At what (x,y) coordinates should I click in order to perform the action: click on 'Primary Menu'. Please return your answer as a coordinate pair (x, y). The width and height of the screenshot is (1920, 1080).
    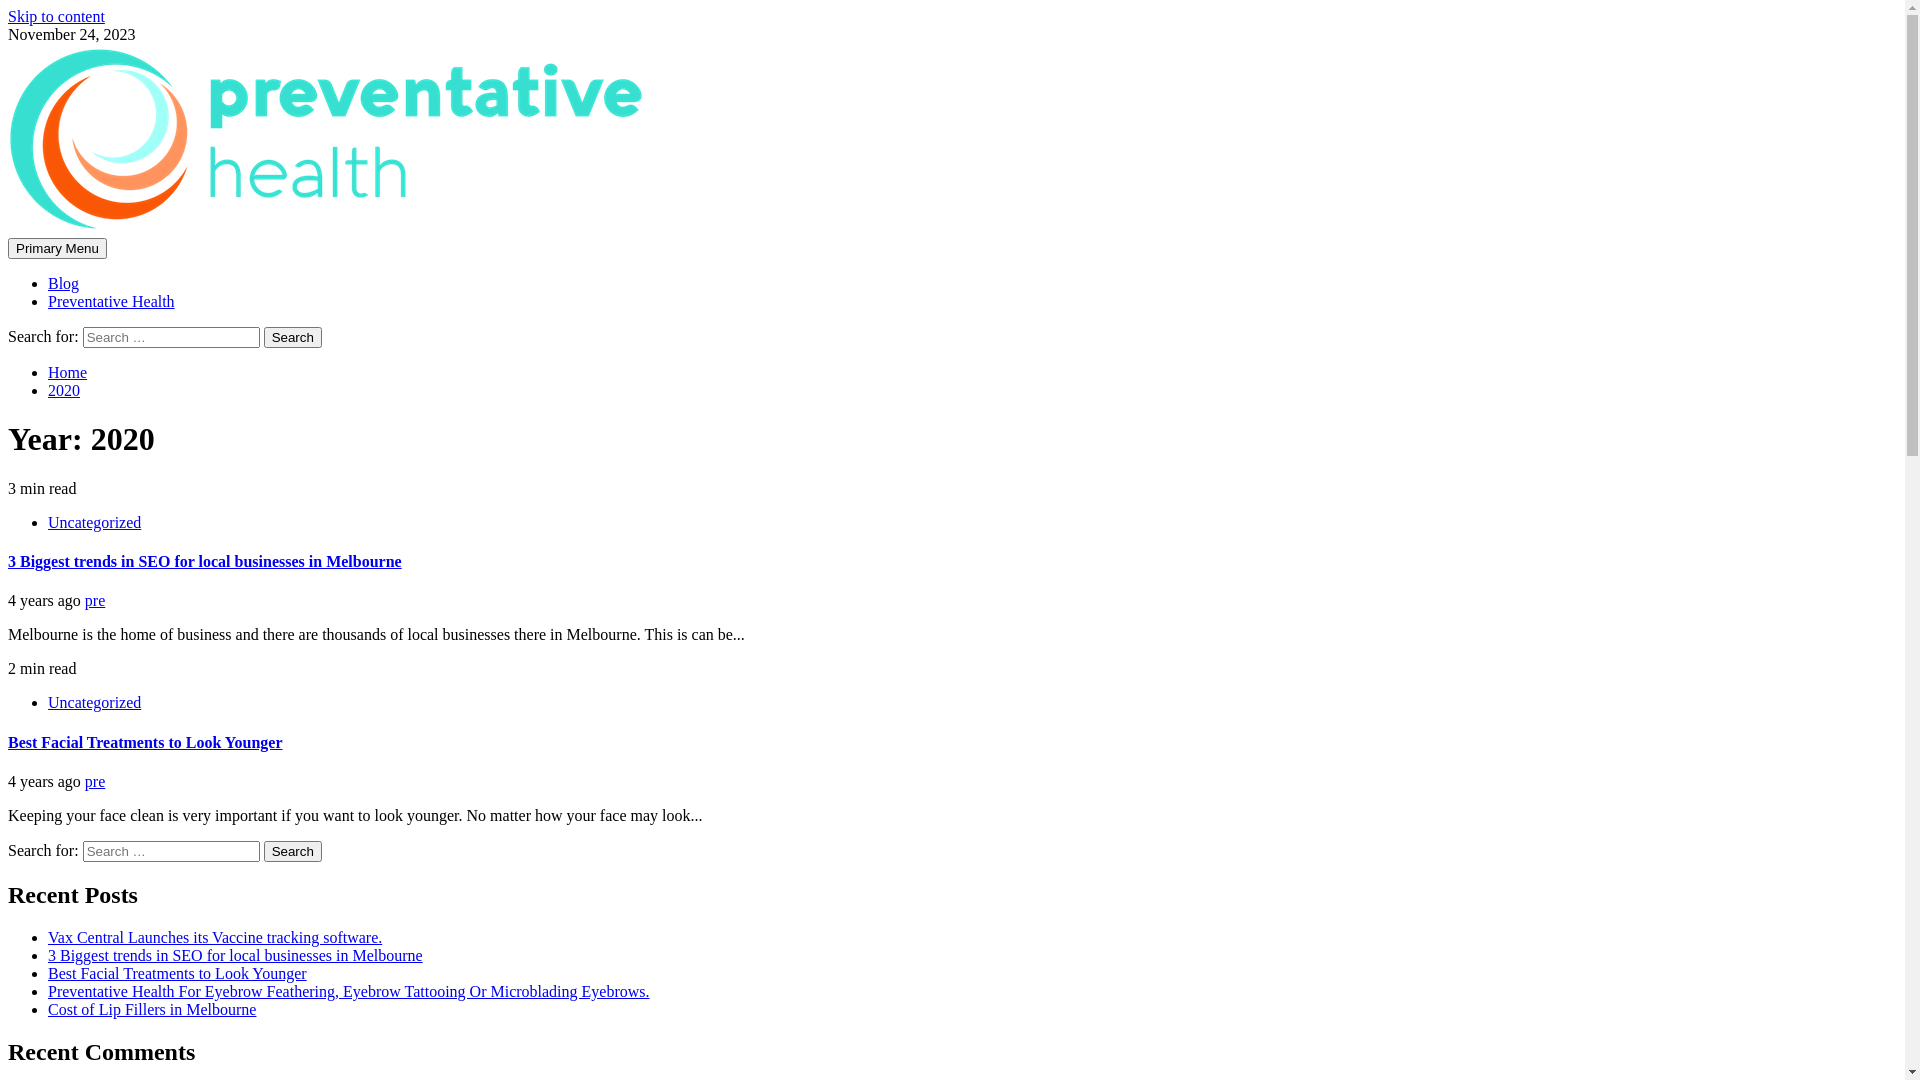
    Looking at the image, I should click on (57, 247).